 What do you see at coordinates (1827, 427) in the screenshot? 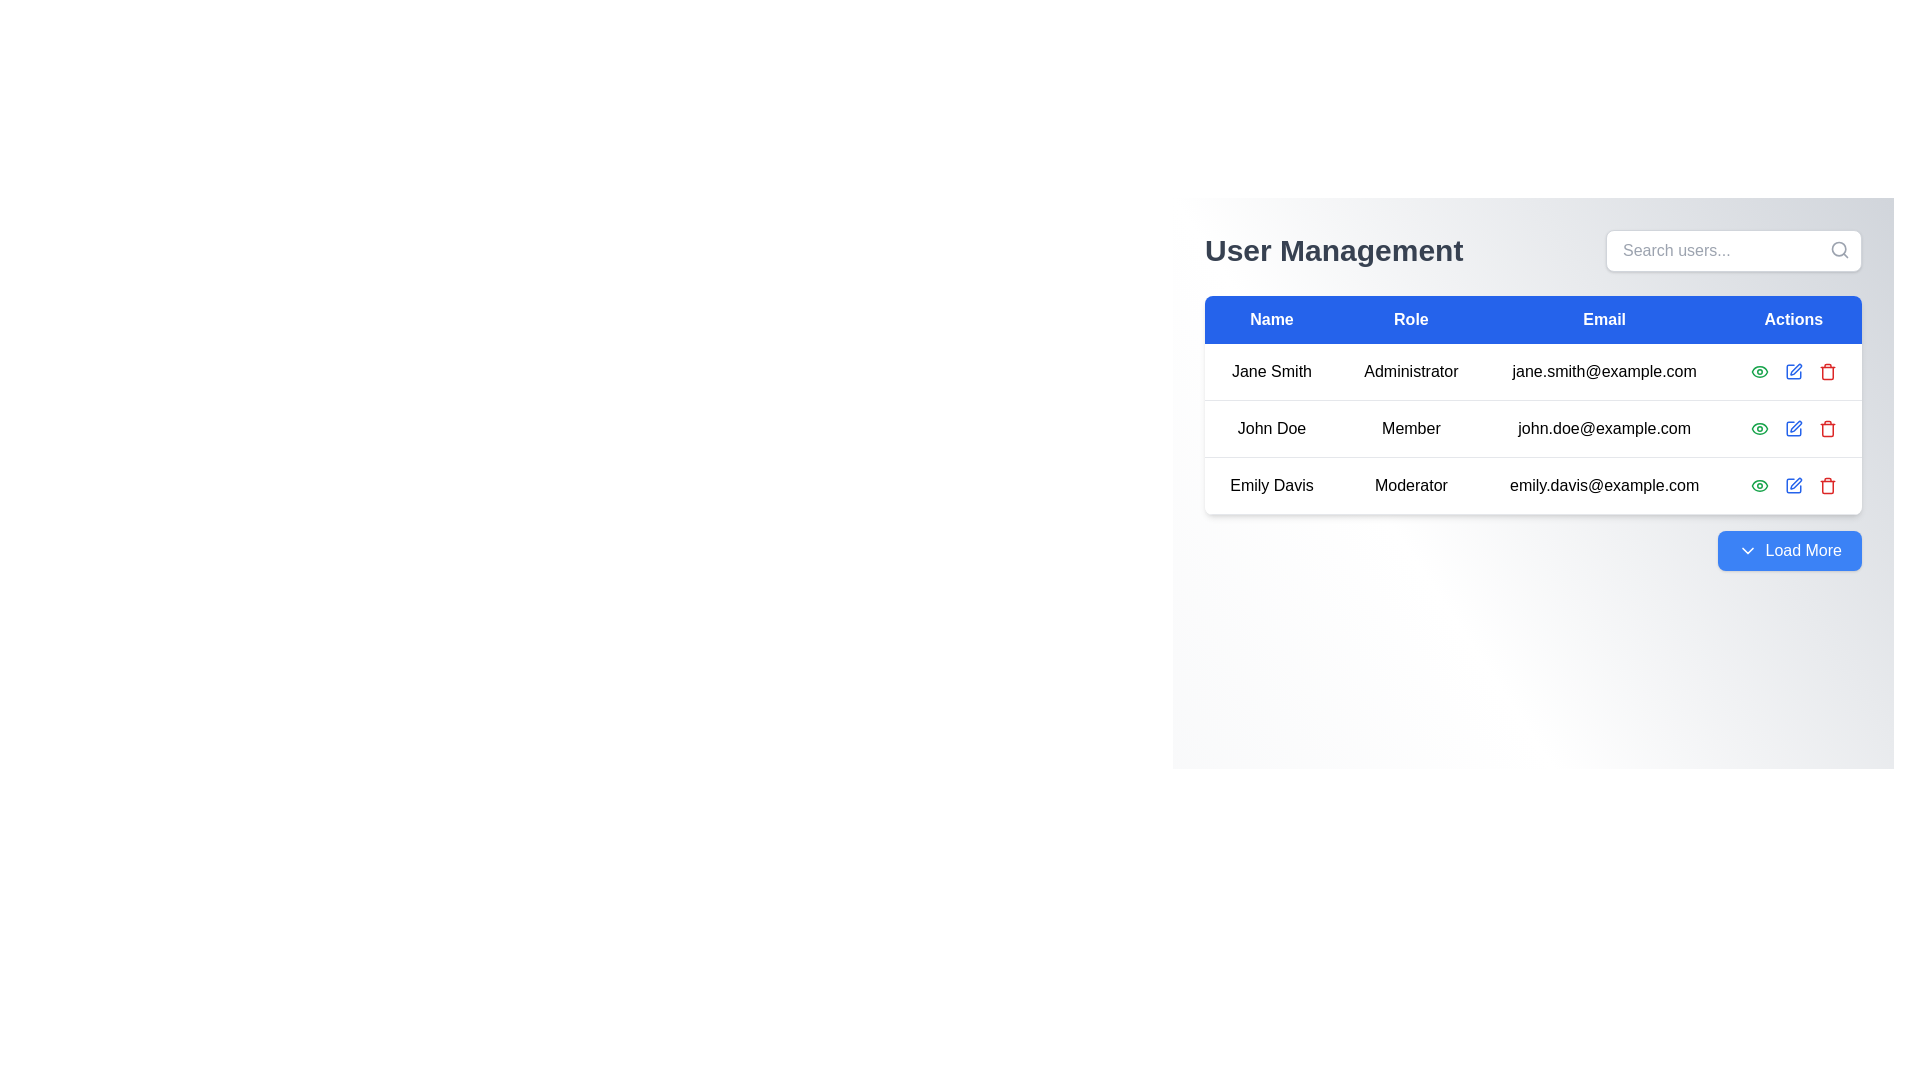
I see `the trash icon, which is a small red icon representing deletion, located` at bounding box center [1827, 427].